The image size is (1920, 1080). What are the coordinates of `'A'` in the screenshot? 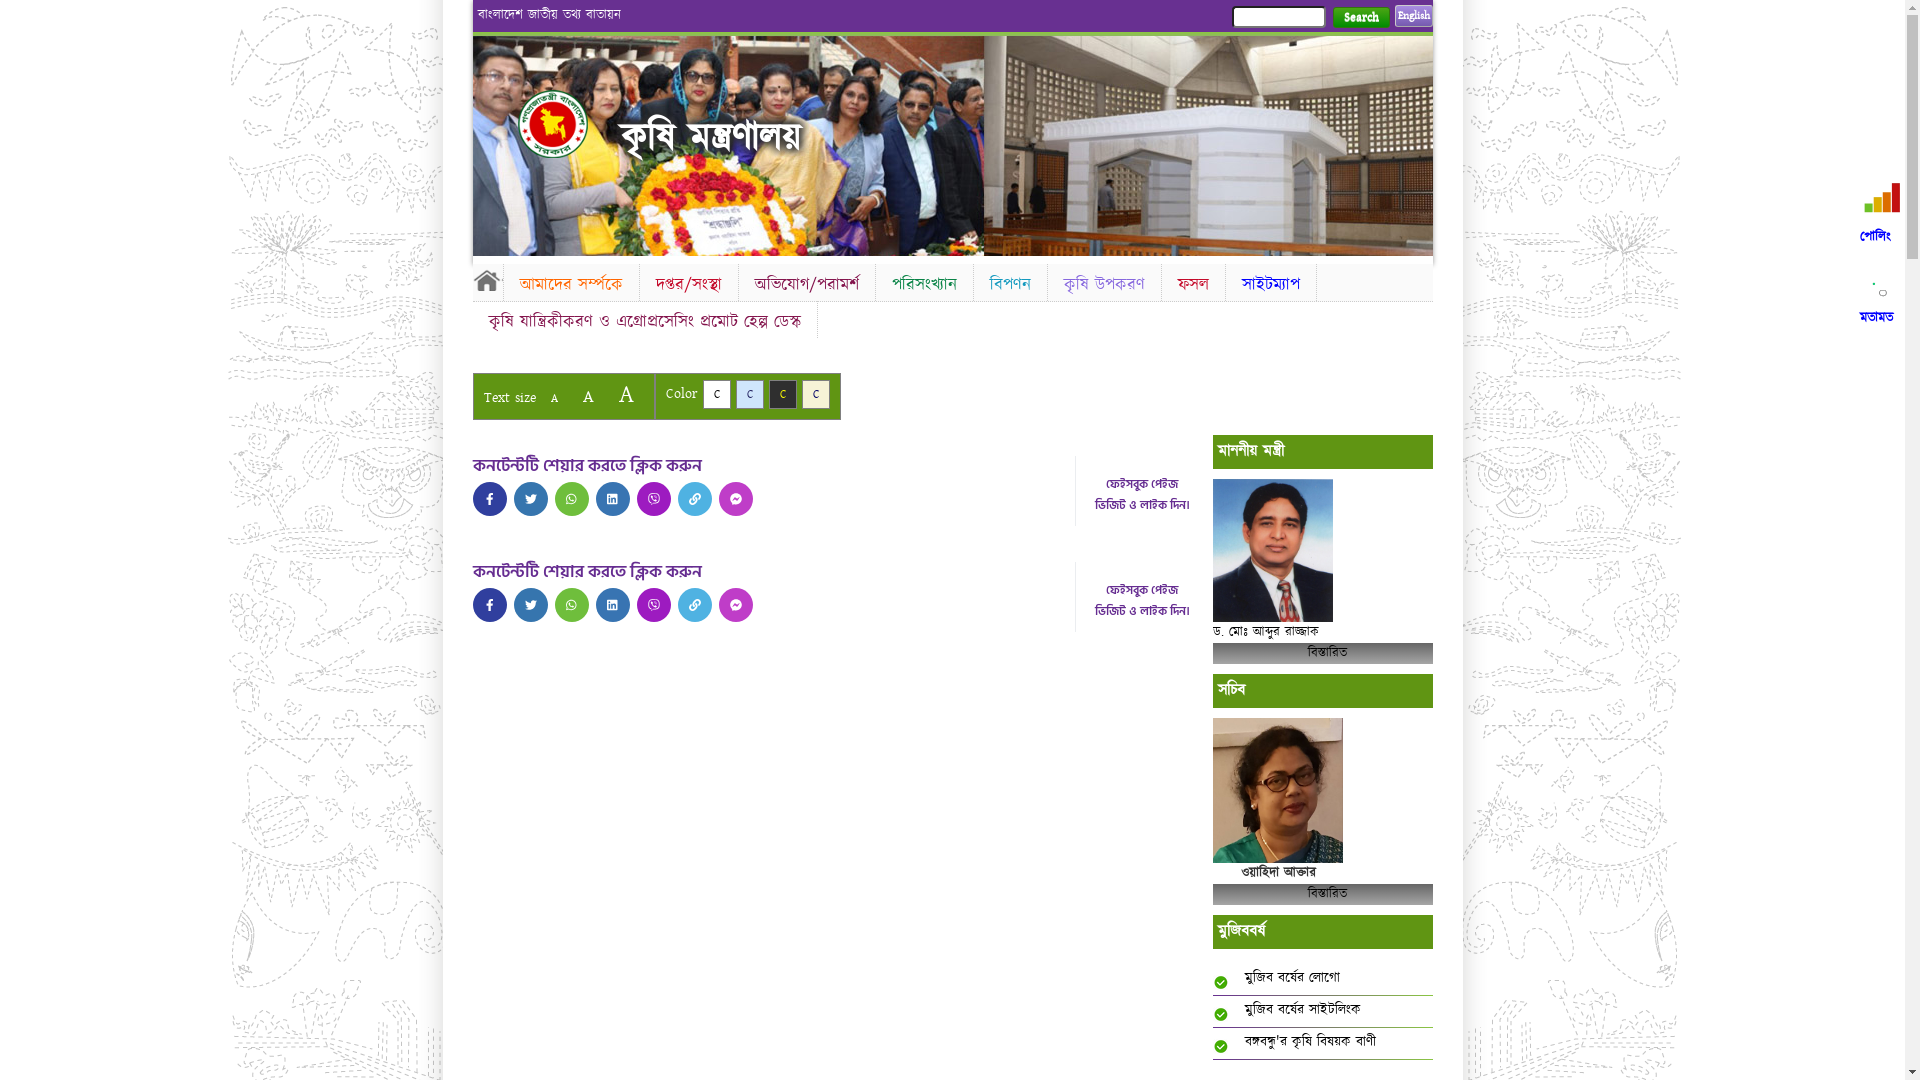 It's located at (553, 398).